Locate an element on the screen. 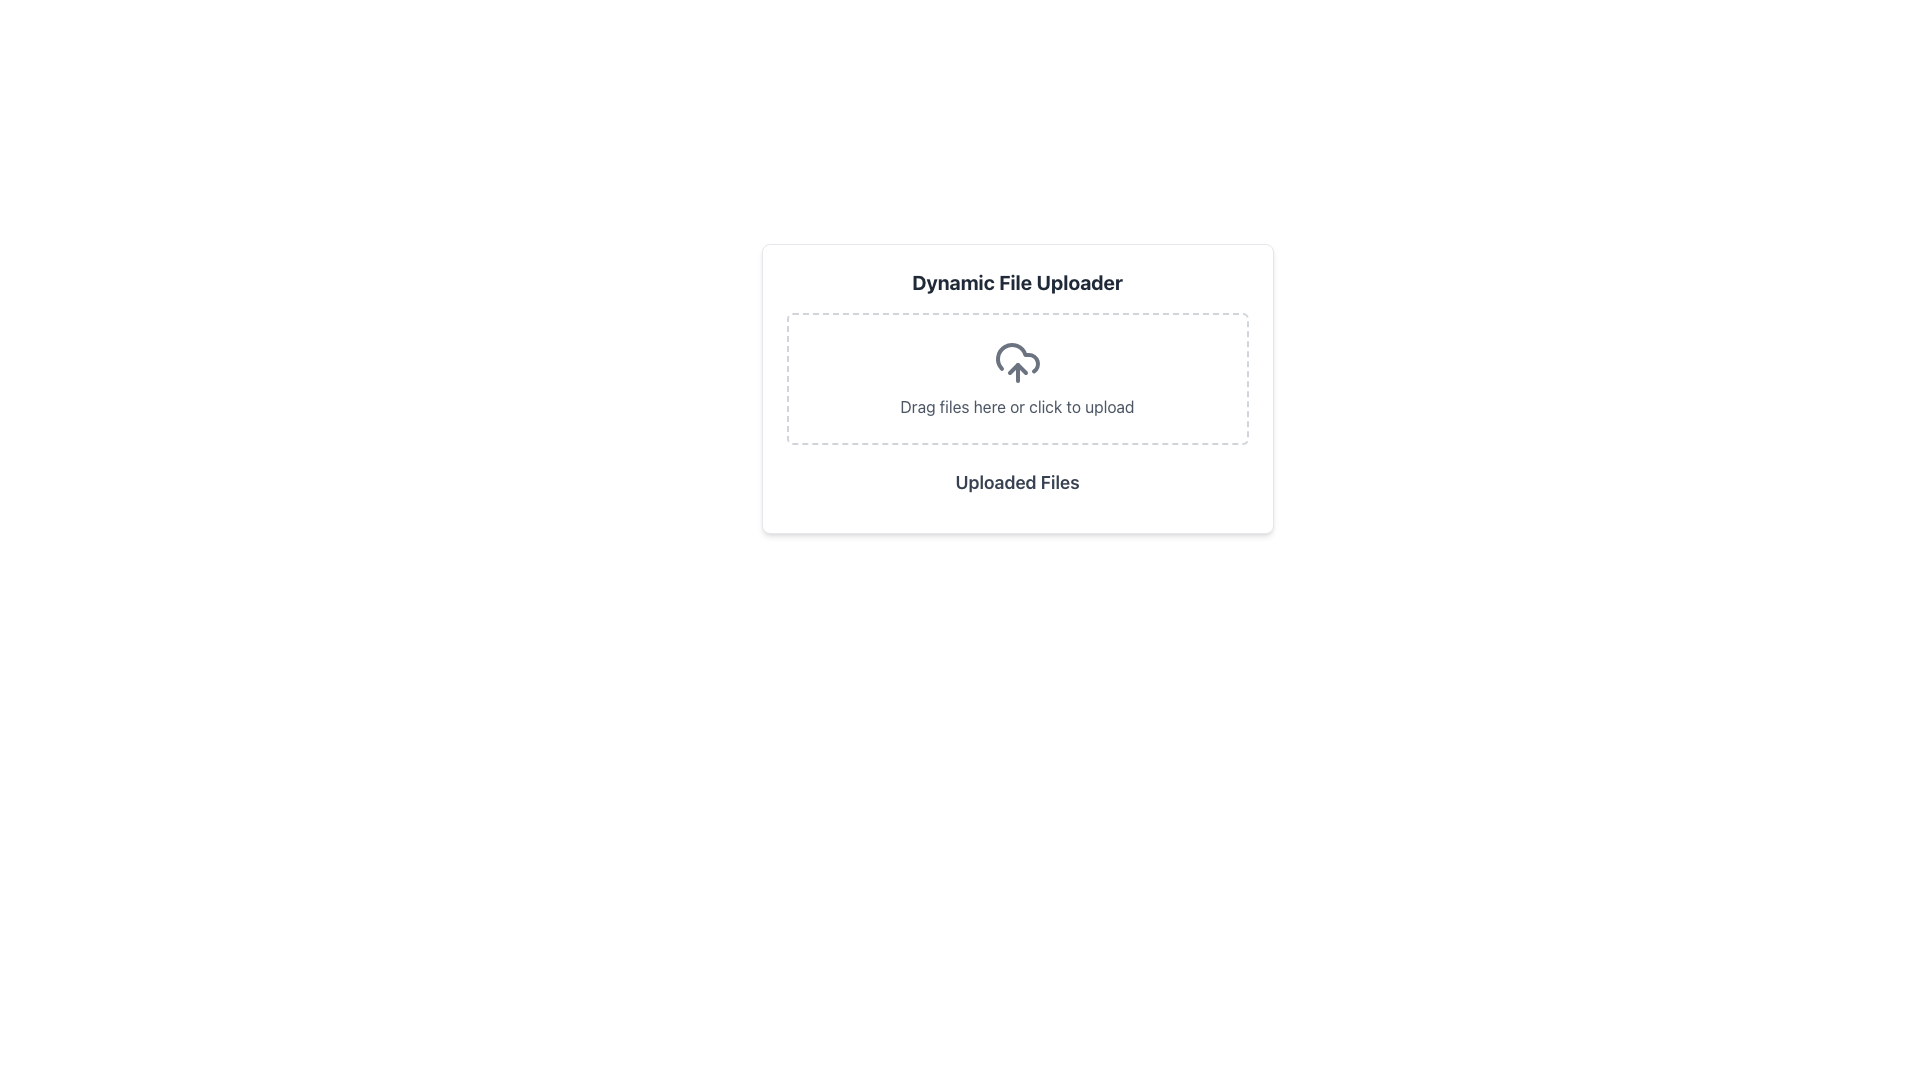  the File Upload Area located under the 'Dynamic File Uploader' heading is located at coordinates (1017, 378).